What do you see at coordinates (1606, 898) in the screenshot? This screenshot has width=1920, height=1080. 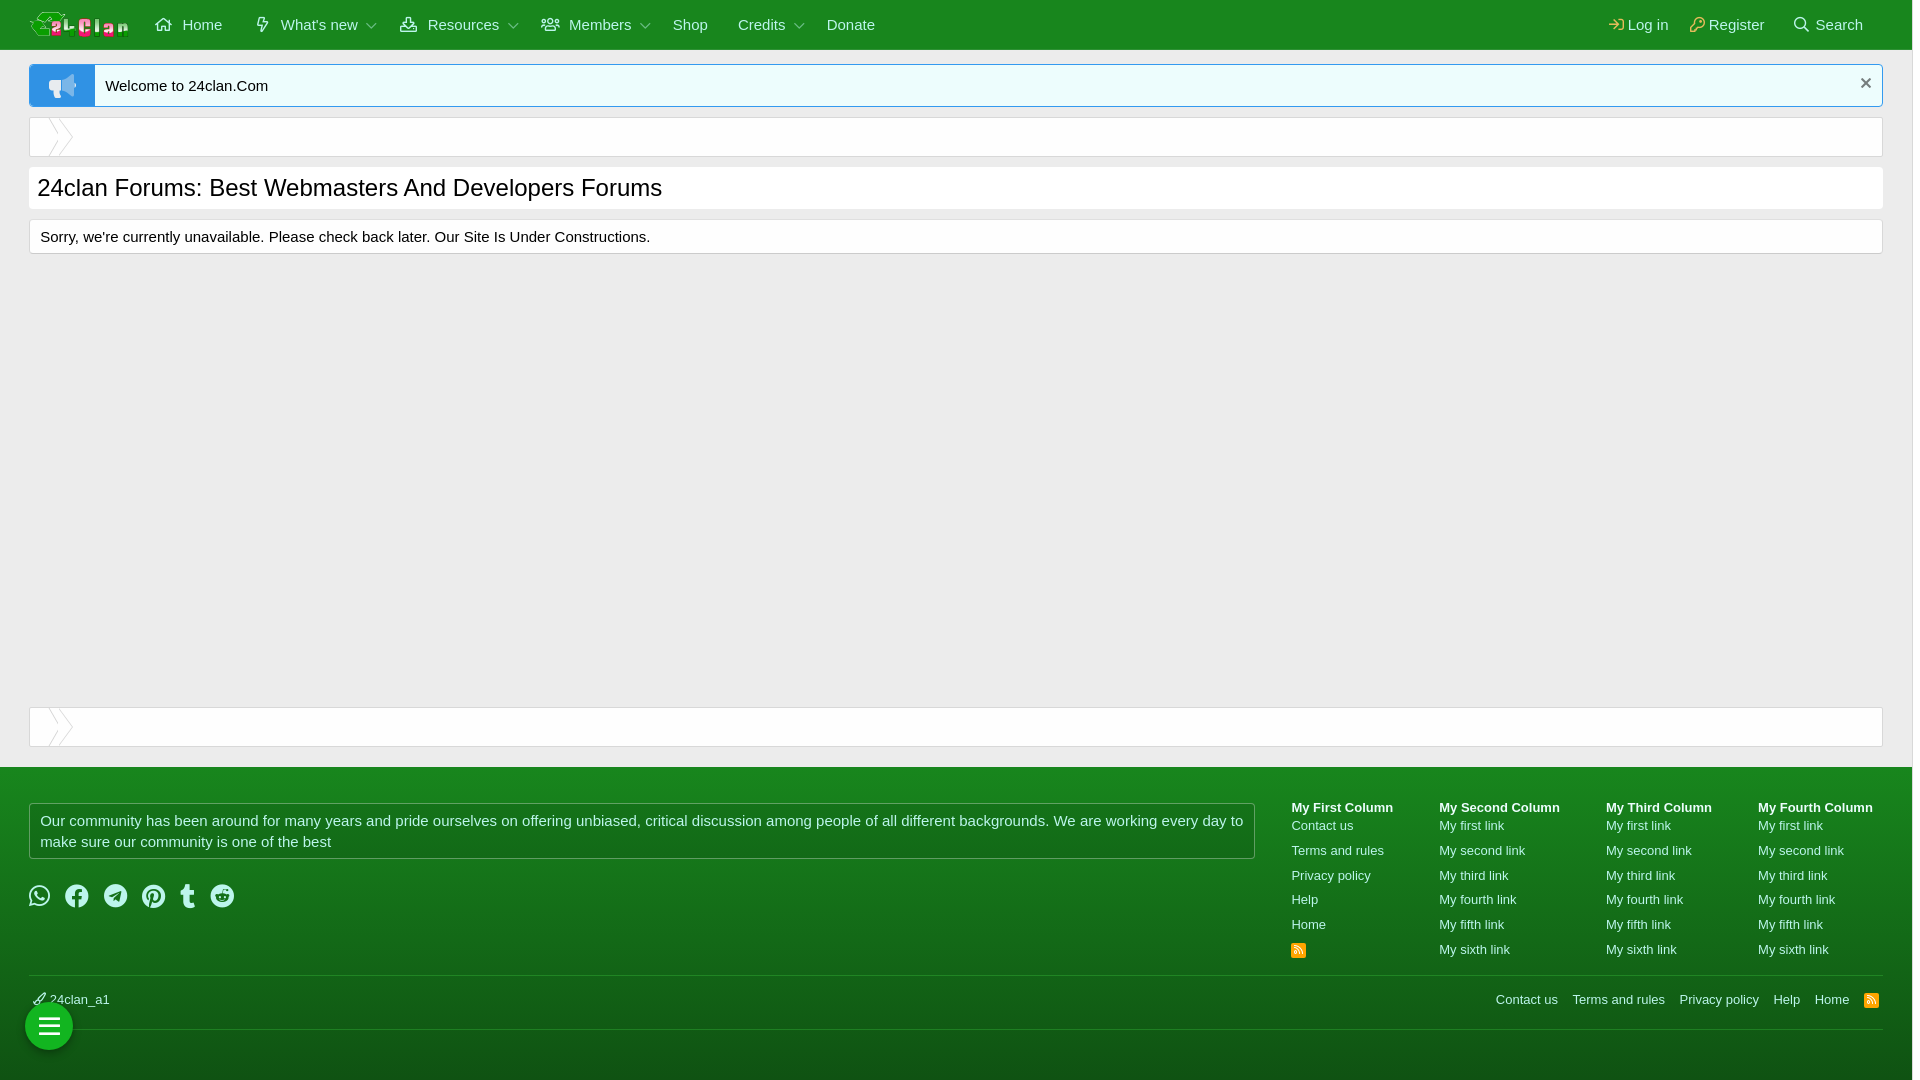 I see `'My fourth link'` at bounding box center [1606, 898].